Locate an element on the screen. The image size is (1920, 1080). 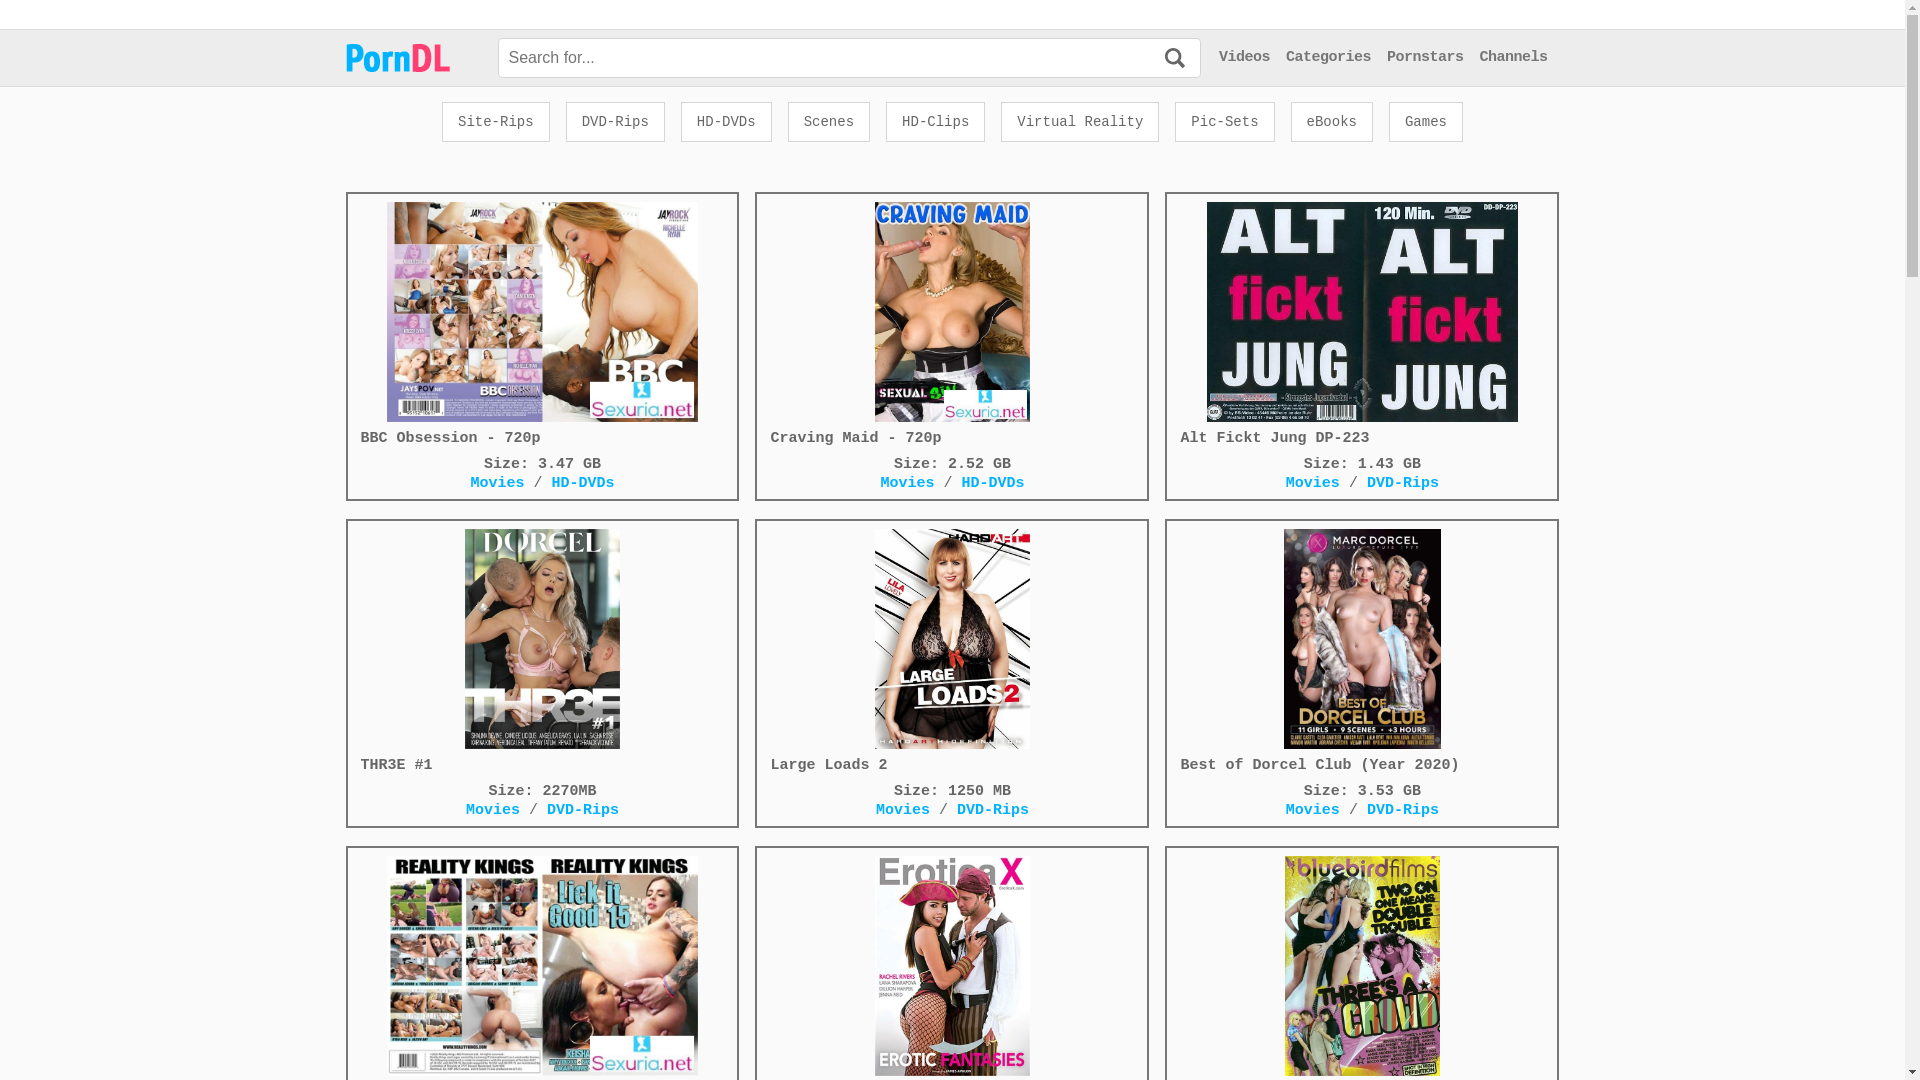
'Videos' is located at coordinates (1243, 56).